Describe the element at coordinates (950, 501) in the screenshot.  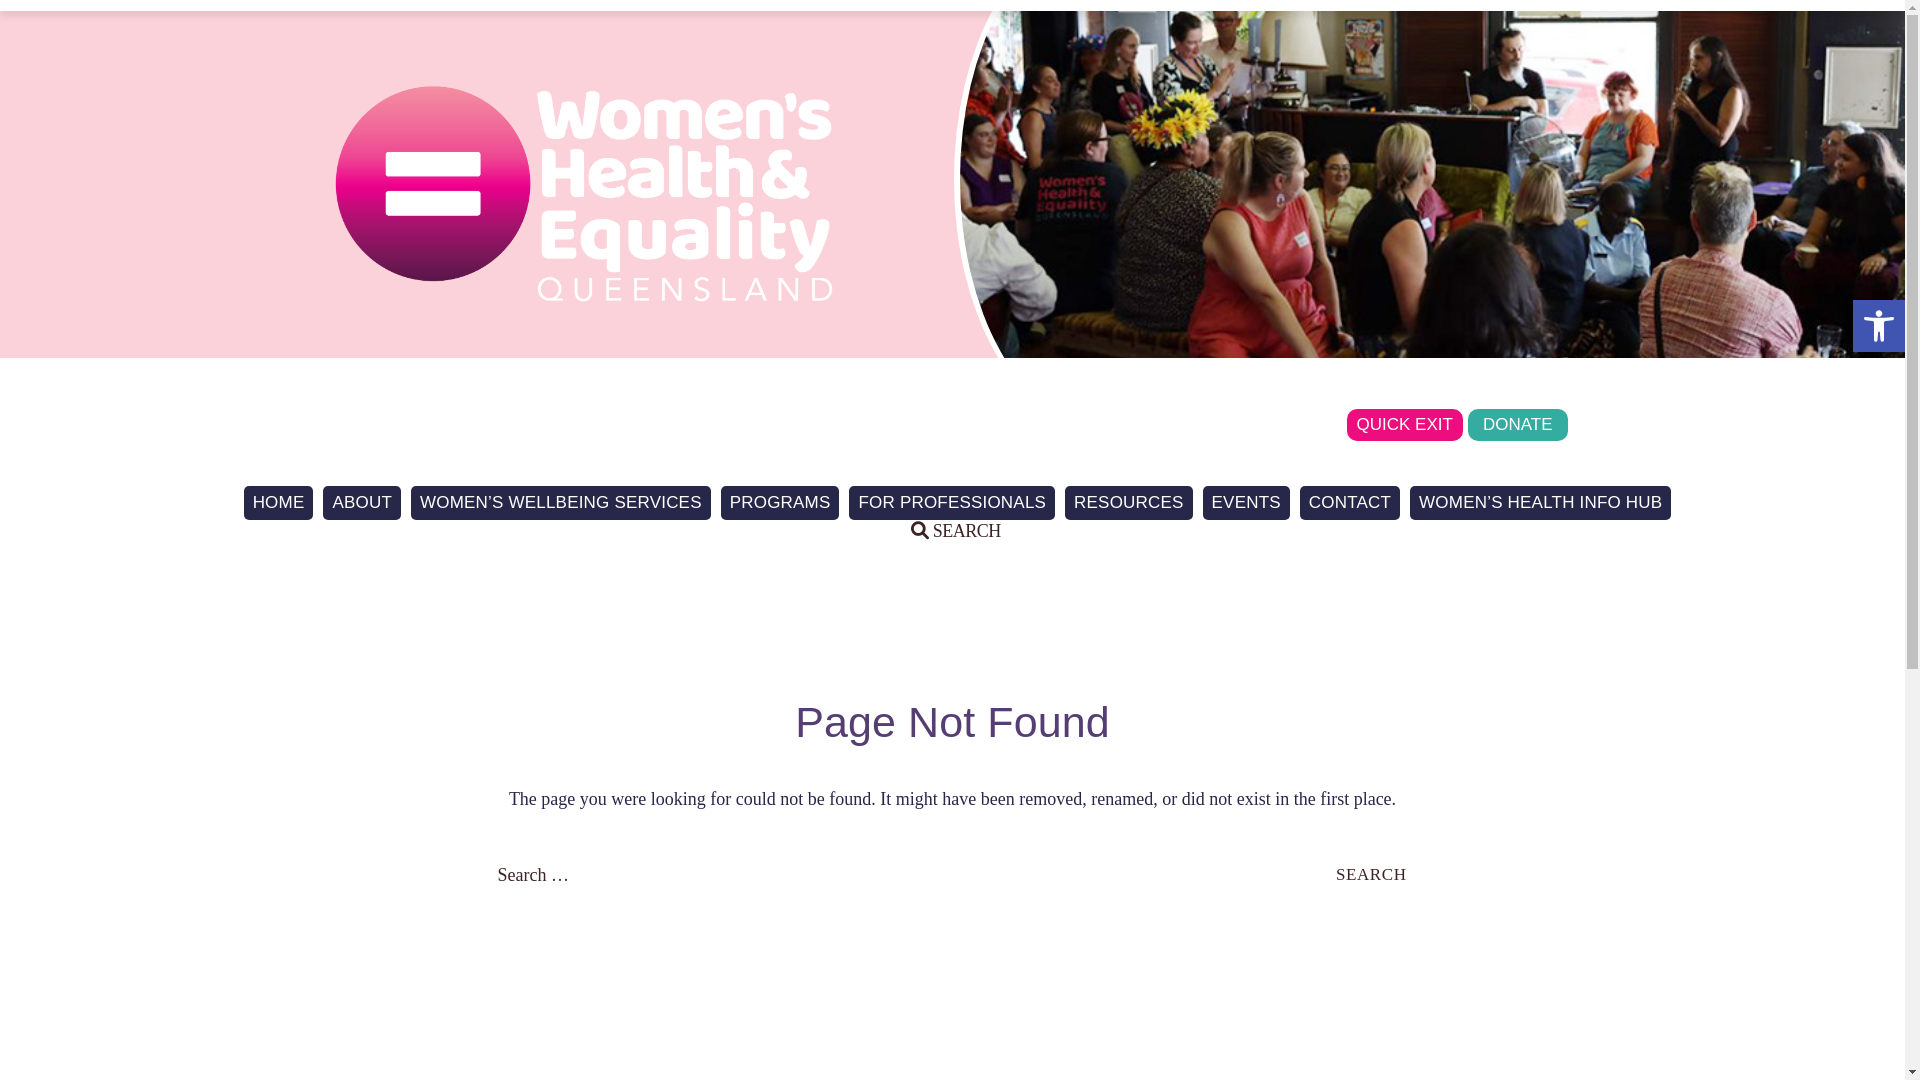
I see `'FOR PROFESSIONALS'` at that location.